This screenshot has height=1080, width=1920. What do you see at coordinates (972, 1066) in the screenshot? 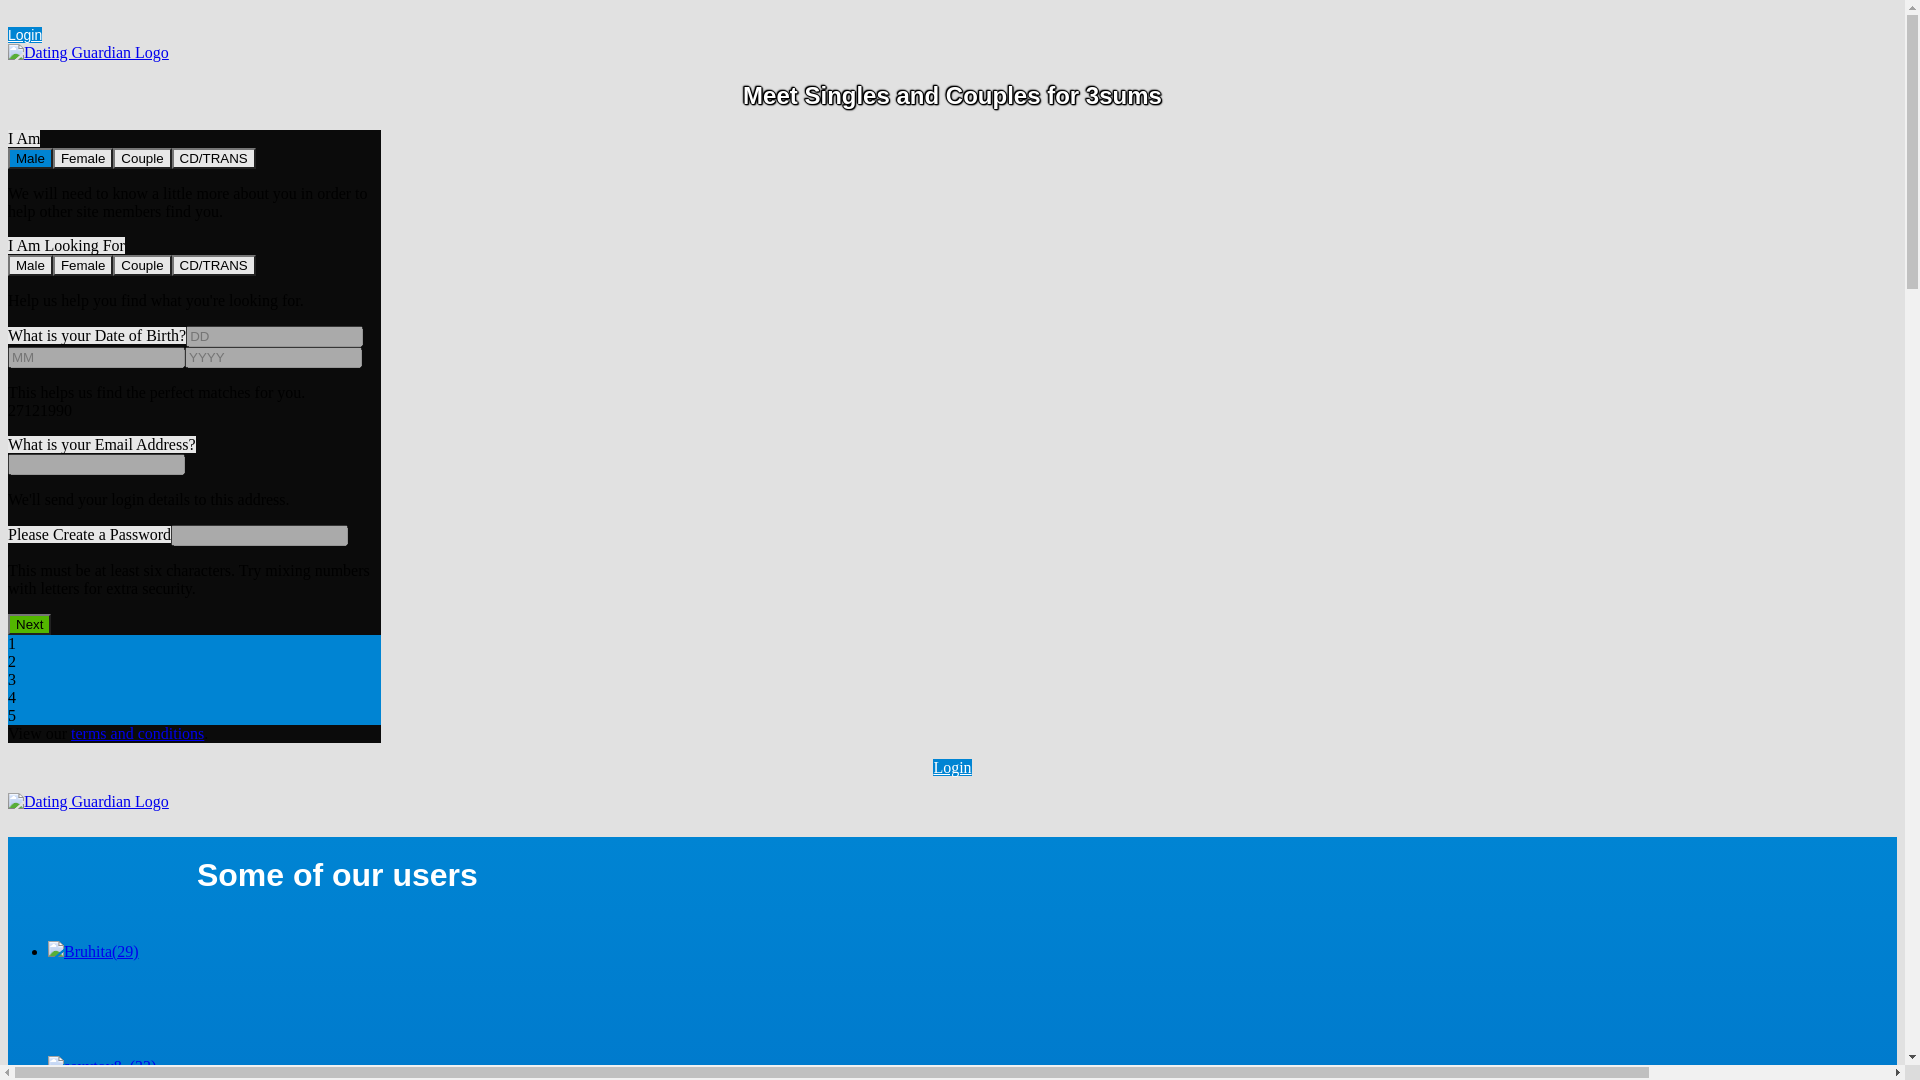
I see `'sexytoy8..(32)'` at bounding box center [972, 1066].